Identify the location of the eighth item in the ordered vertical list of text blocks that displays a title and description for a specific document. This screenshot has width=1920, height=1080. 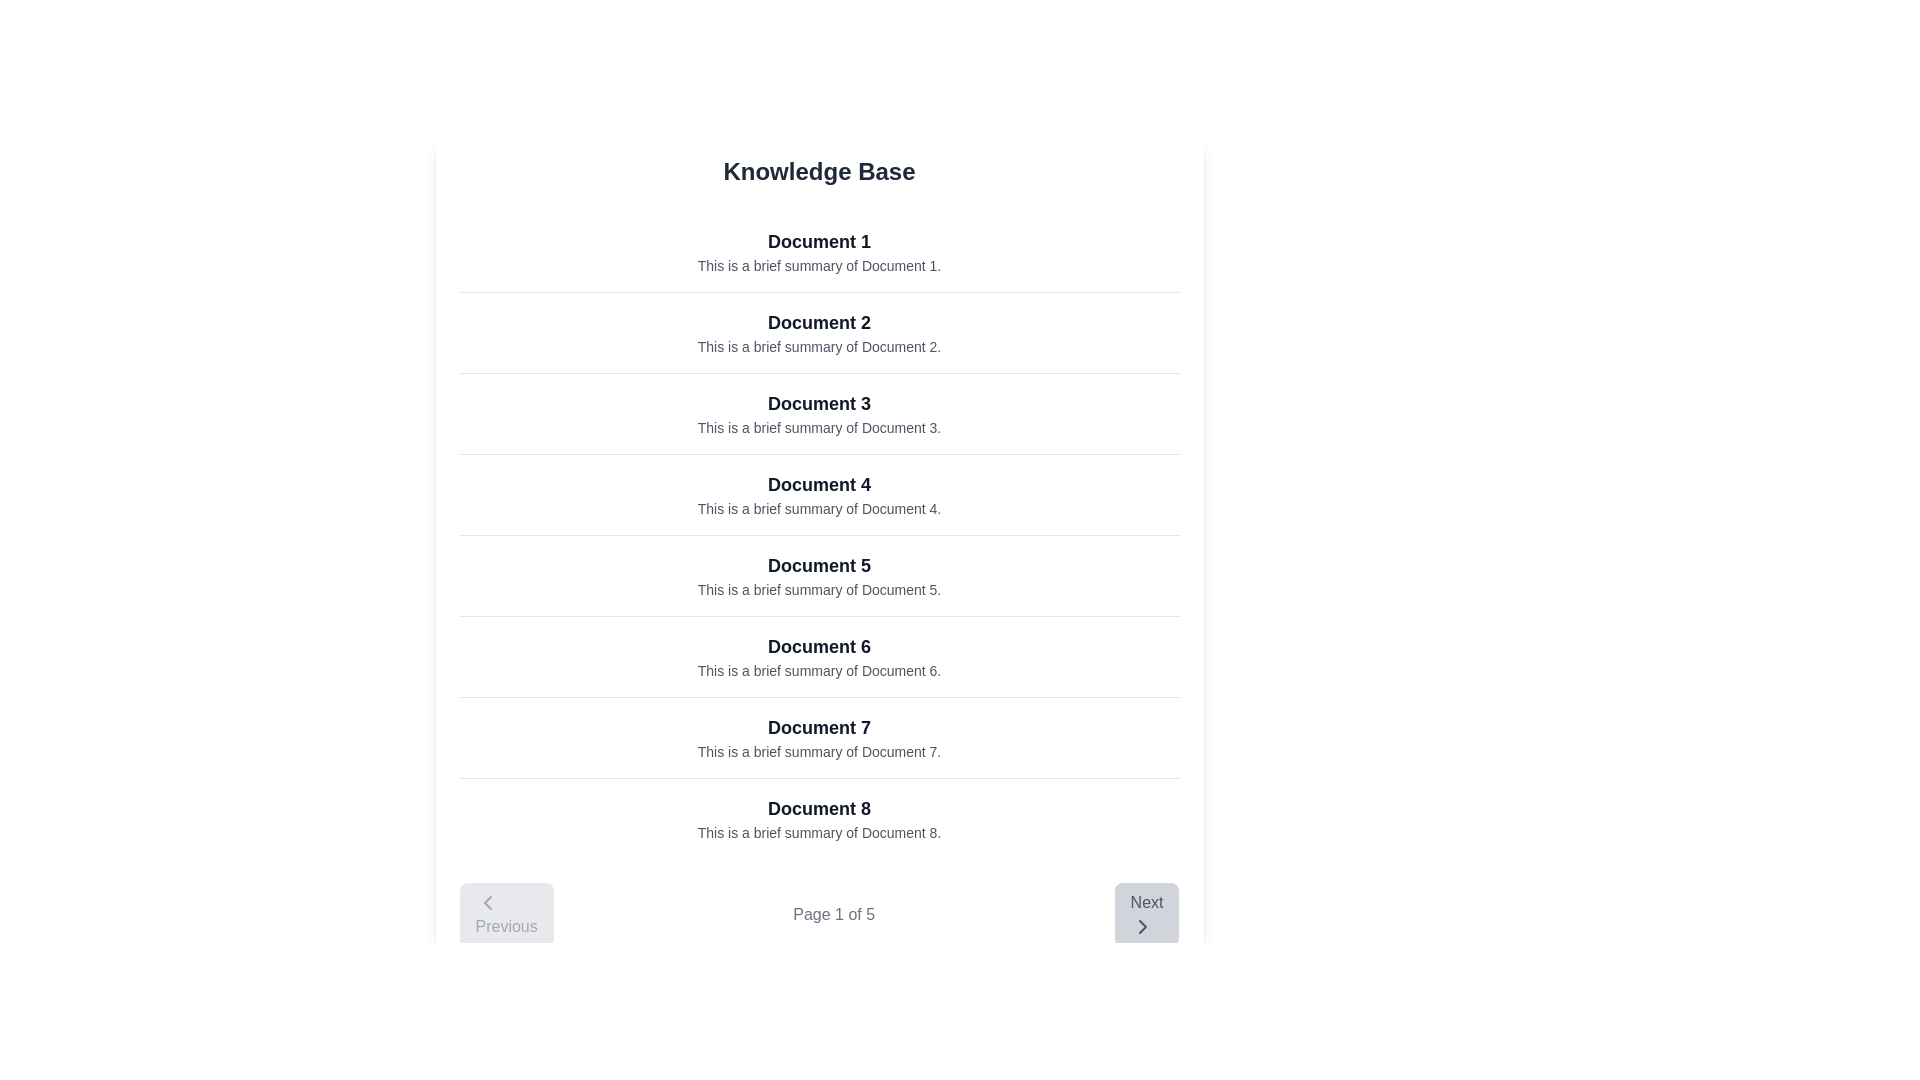
(819, 818).